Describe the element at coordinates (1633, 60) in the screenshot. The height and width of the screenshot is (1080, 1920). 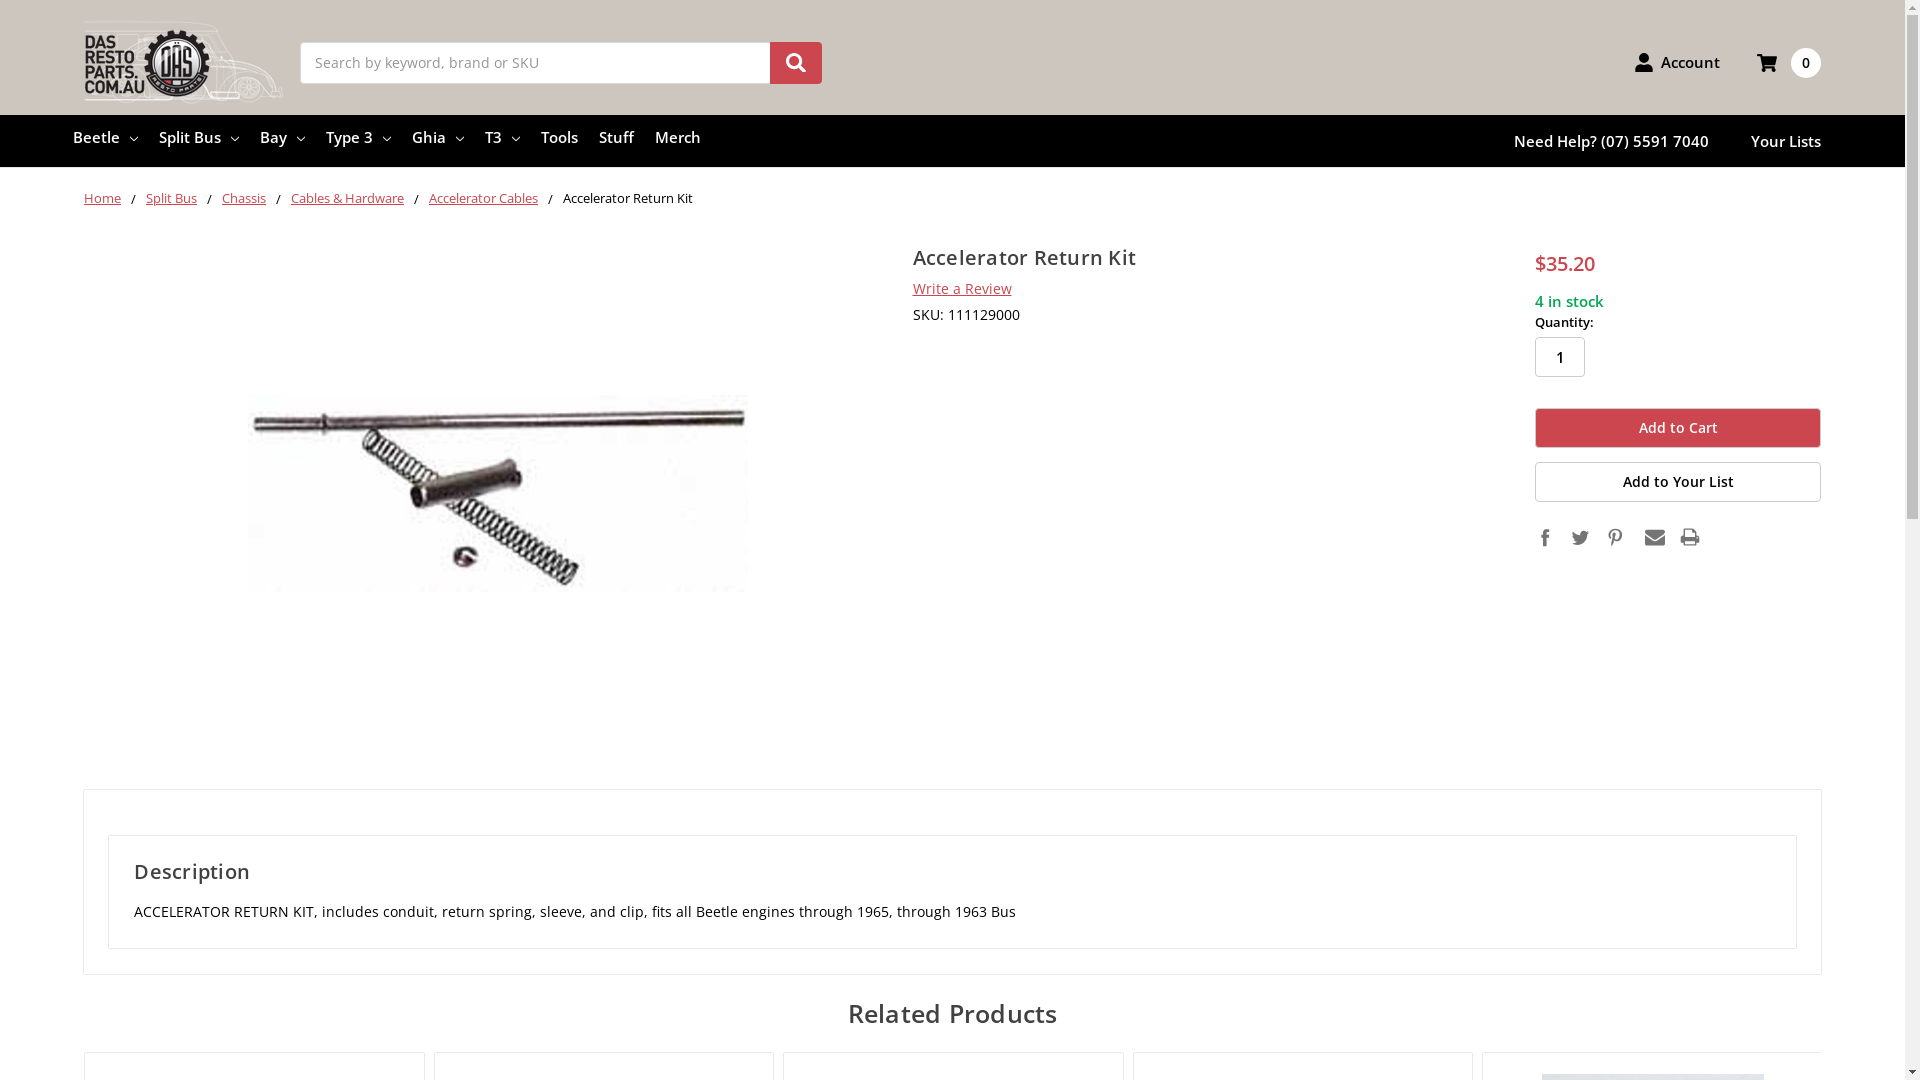
I see `'Account'` at that location.